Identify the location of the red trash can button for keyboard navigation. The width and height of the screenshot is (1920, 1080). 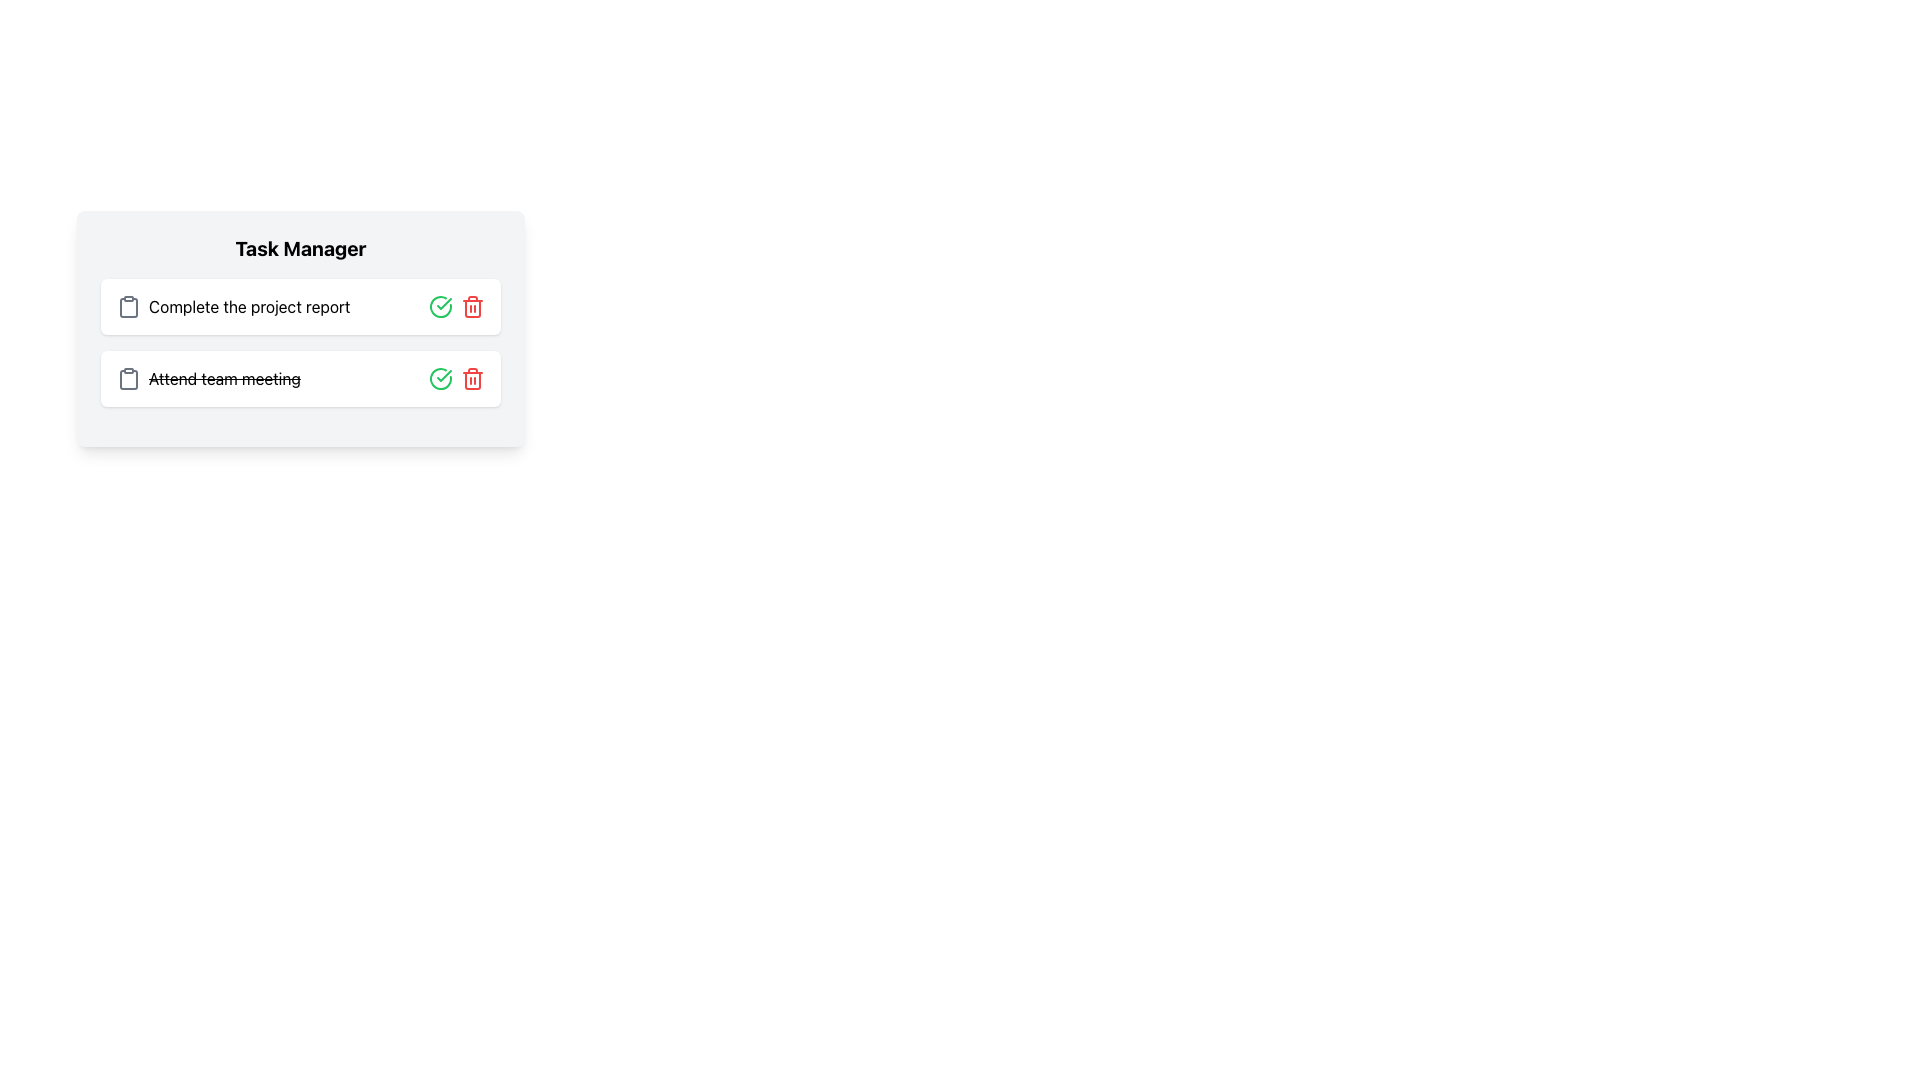
(472, 378).